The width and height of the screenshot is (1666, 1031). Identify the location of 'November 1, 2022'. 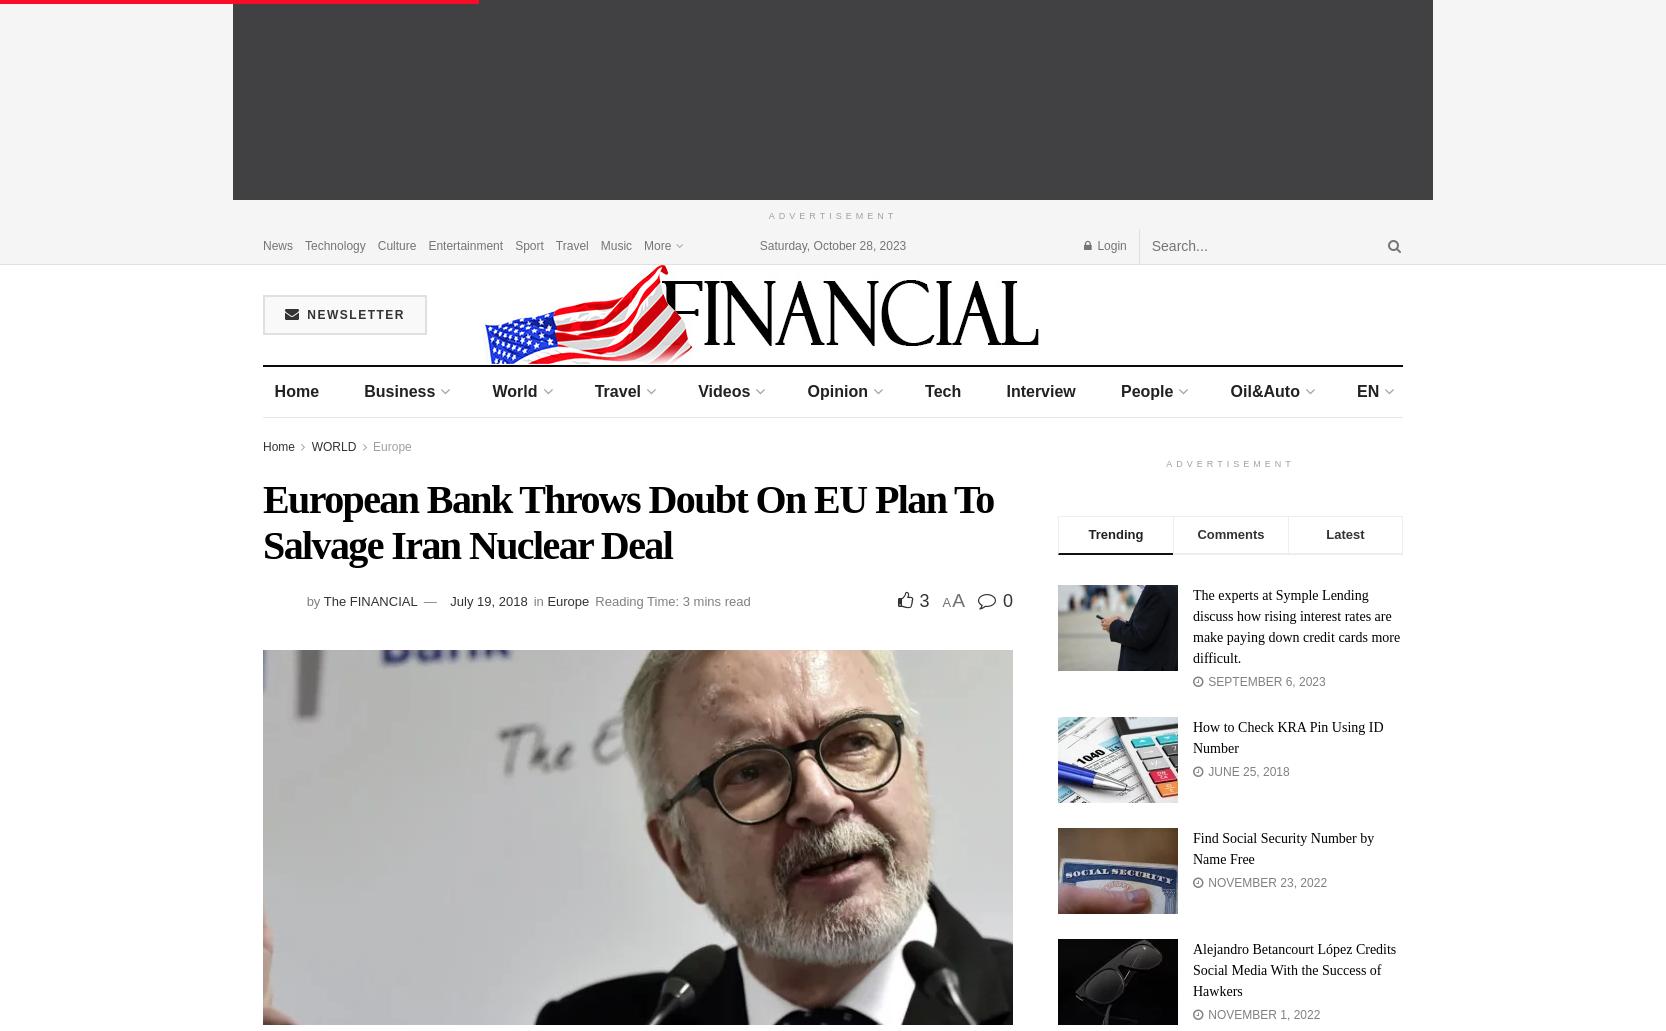
(1261, 1012).